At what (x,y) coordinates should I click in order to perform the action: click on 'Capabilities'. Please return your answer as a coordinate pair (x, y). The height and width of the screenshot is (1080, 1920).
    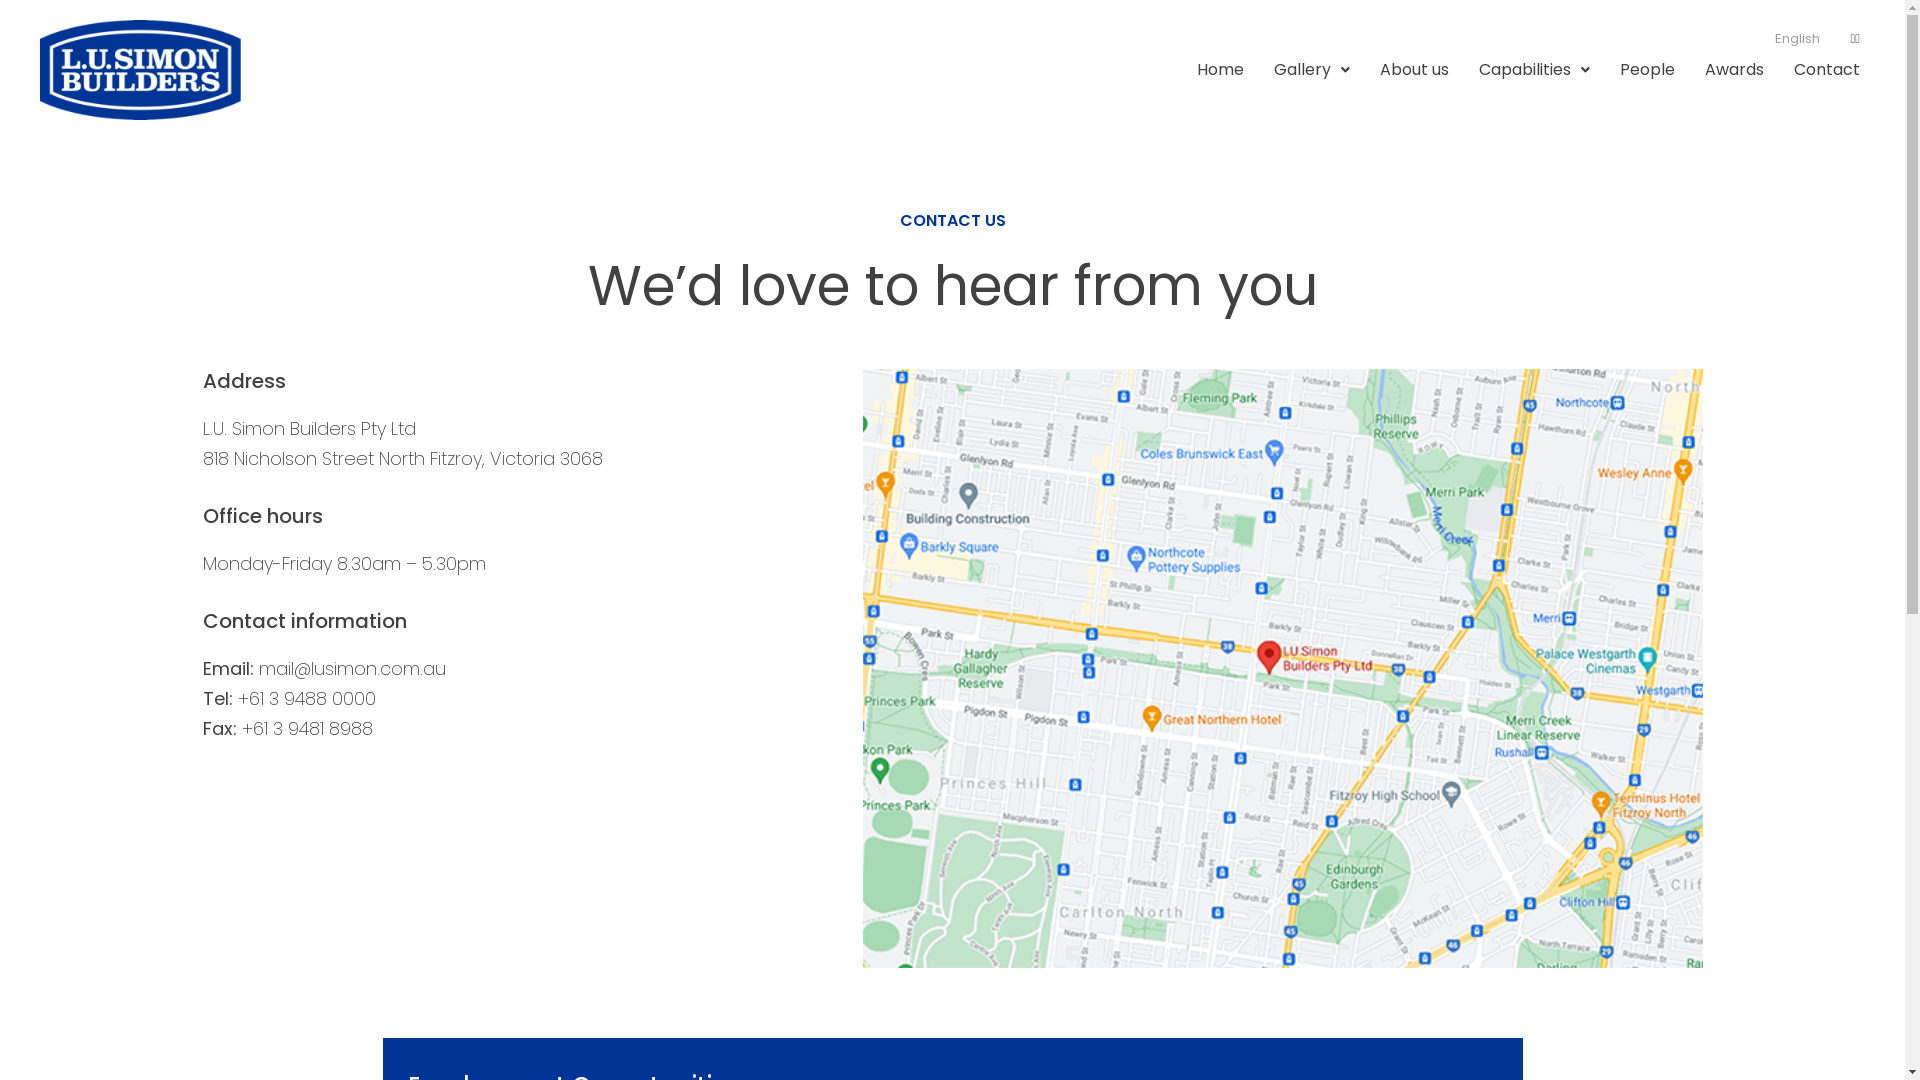
    Looking at the image, I should click on (1533, 68).